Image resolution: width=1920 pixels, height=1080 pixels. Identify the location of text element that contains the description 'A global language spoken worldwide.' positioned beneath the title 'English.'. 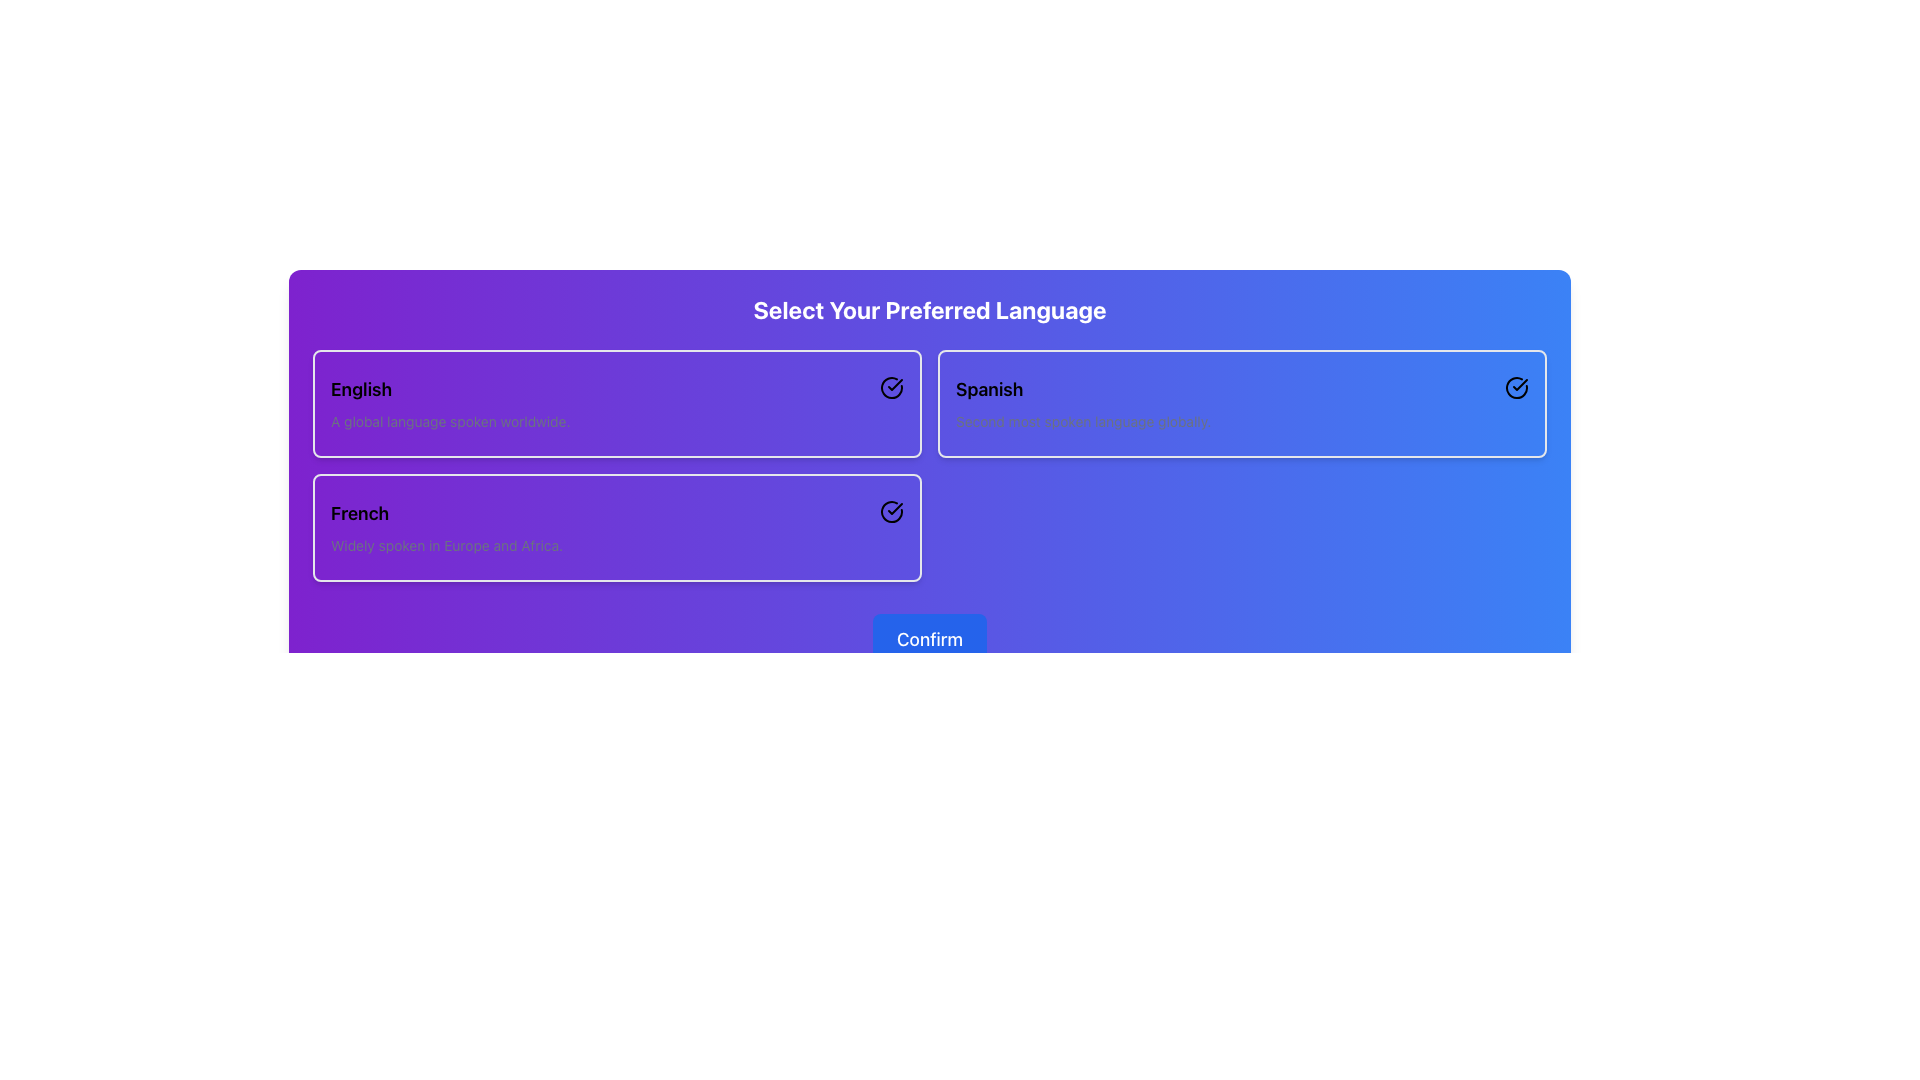
(449, 420).